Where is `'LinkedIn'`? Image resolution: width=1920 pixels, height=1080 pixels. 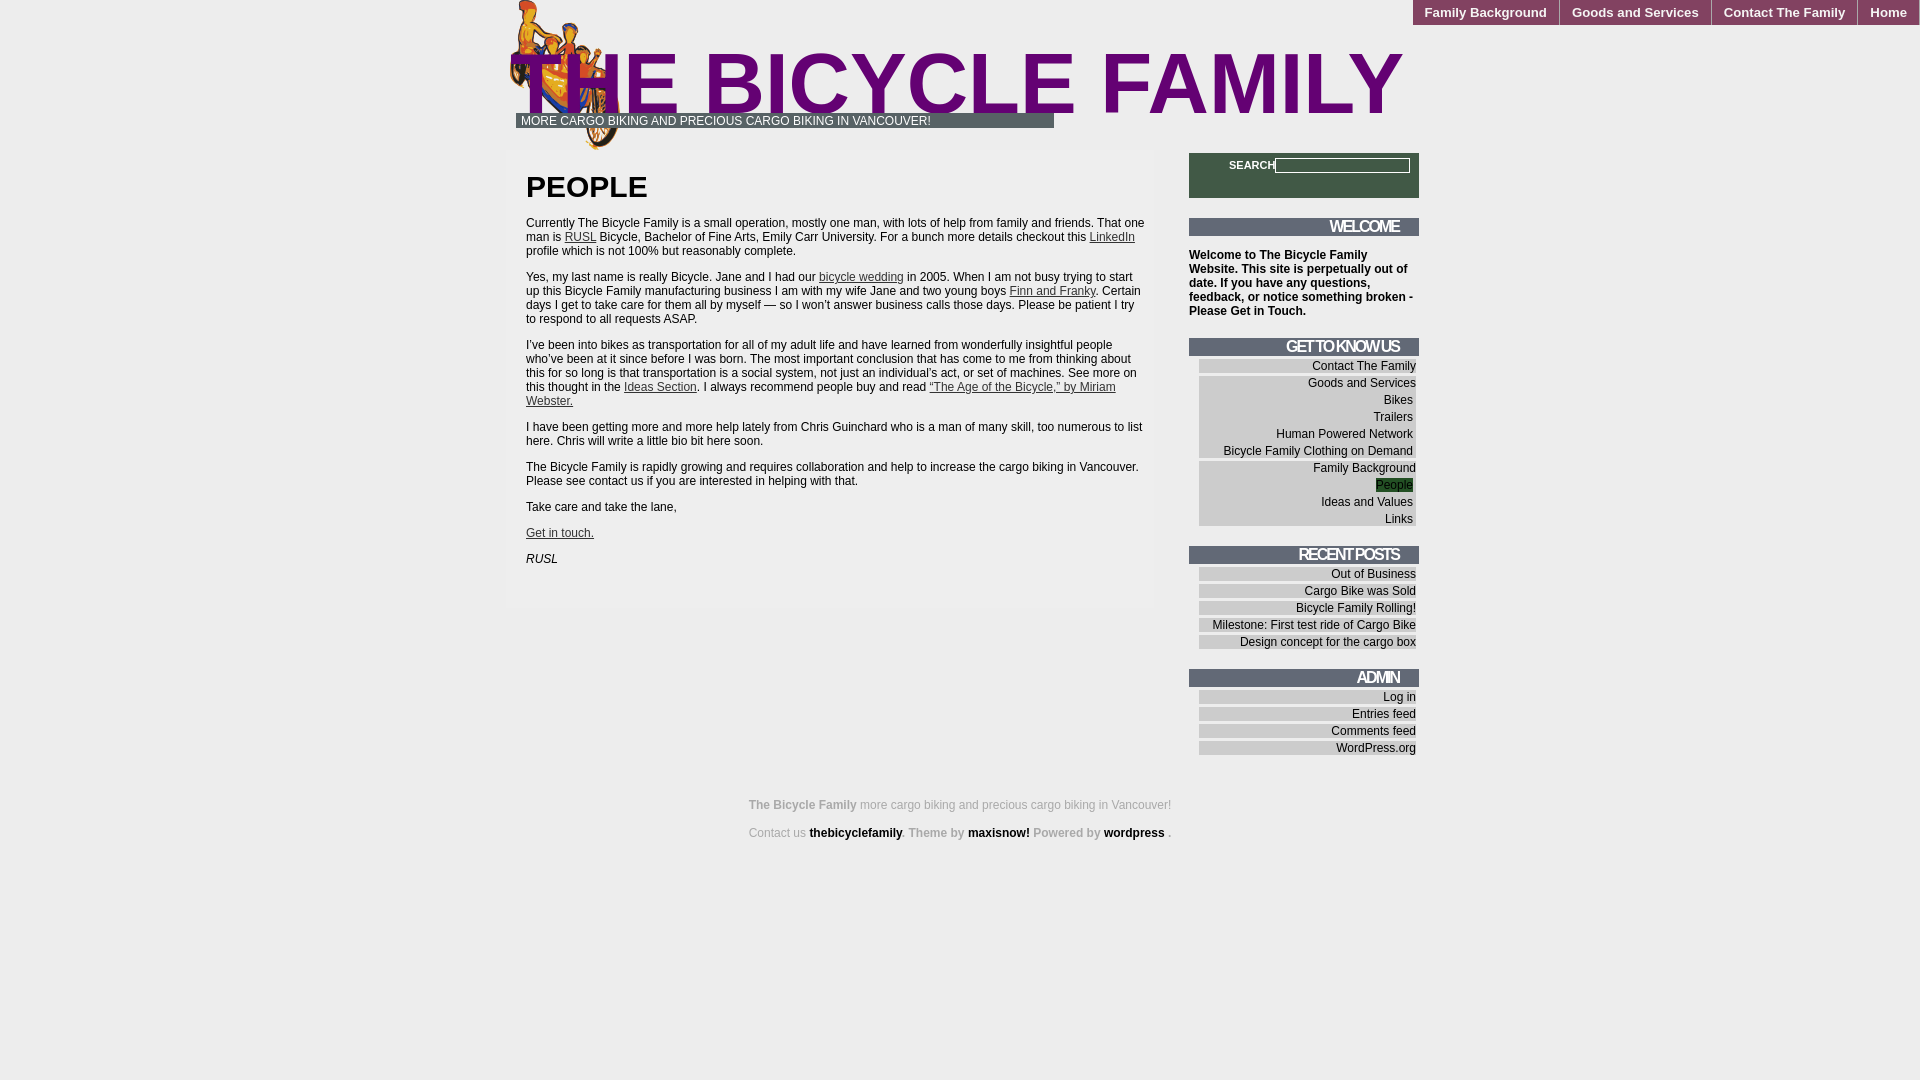
'LinkedIn' is located at coordinates (1111, 235).